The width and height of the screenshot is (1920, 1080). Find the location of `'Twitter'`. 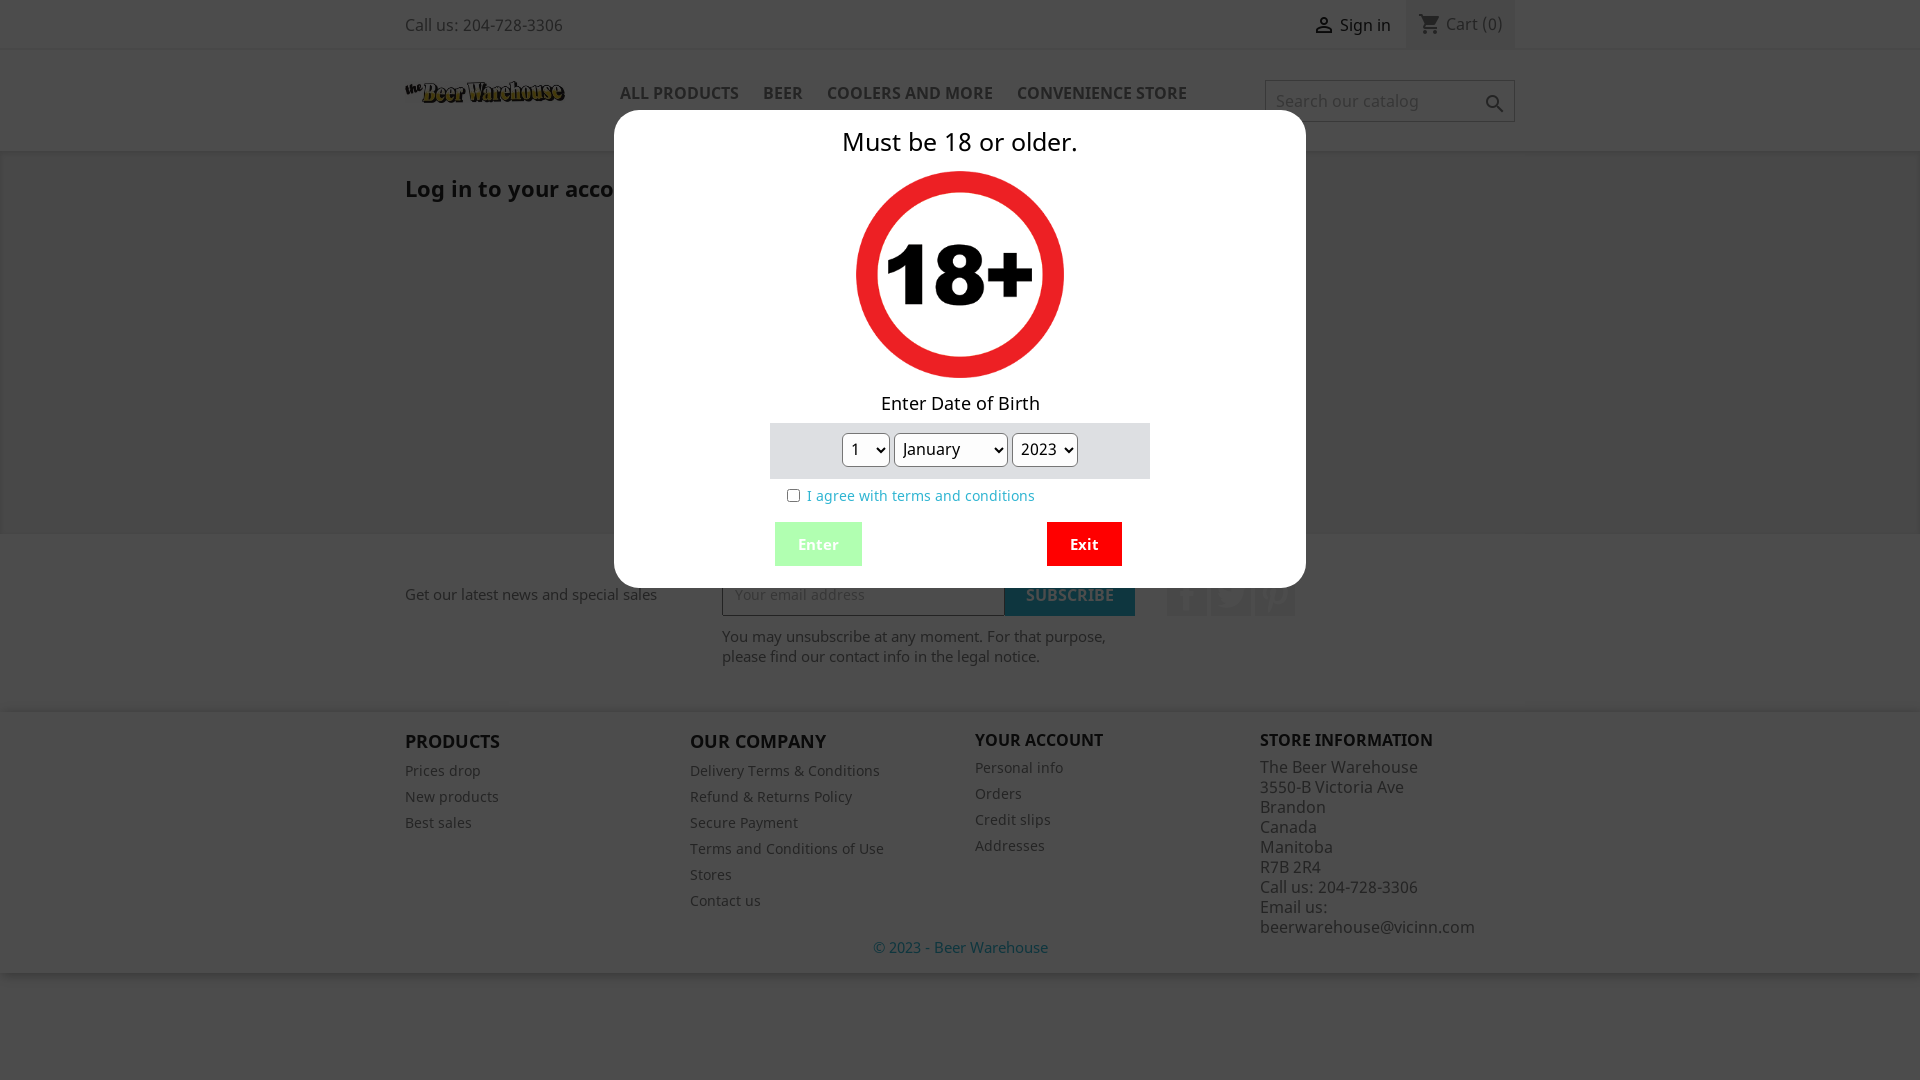

'Twitter' is located at coordinates (1229, 595).